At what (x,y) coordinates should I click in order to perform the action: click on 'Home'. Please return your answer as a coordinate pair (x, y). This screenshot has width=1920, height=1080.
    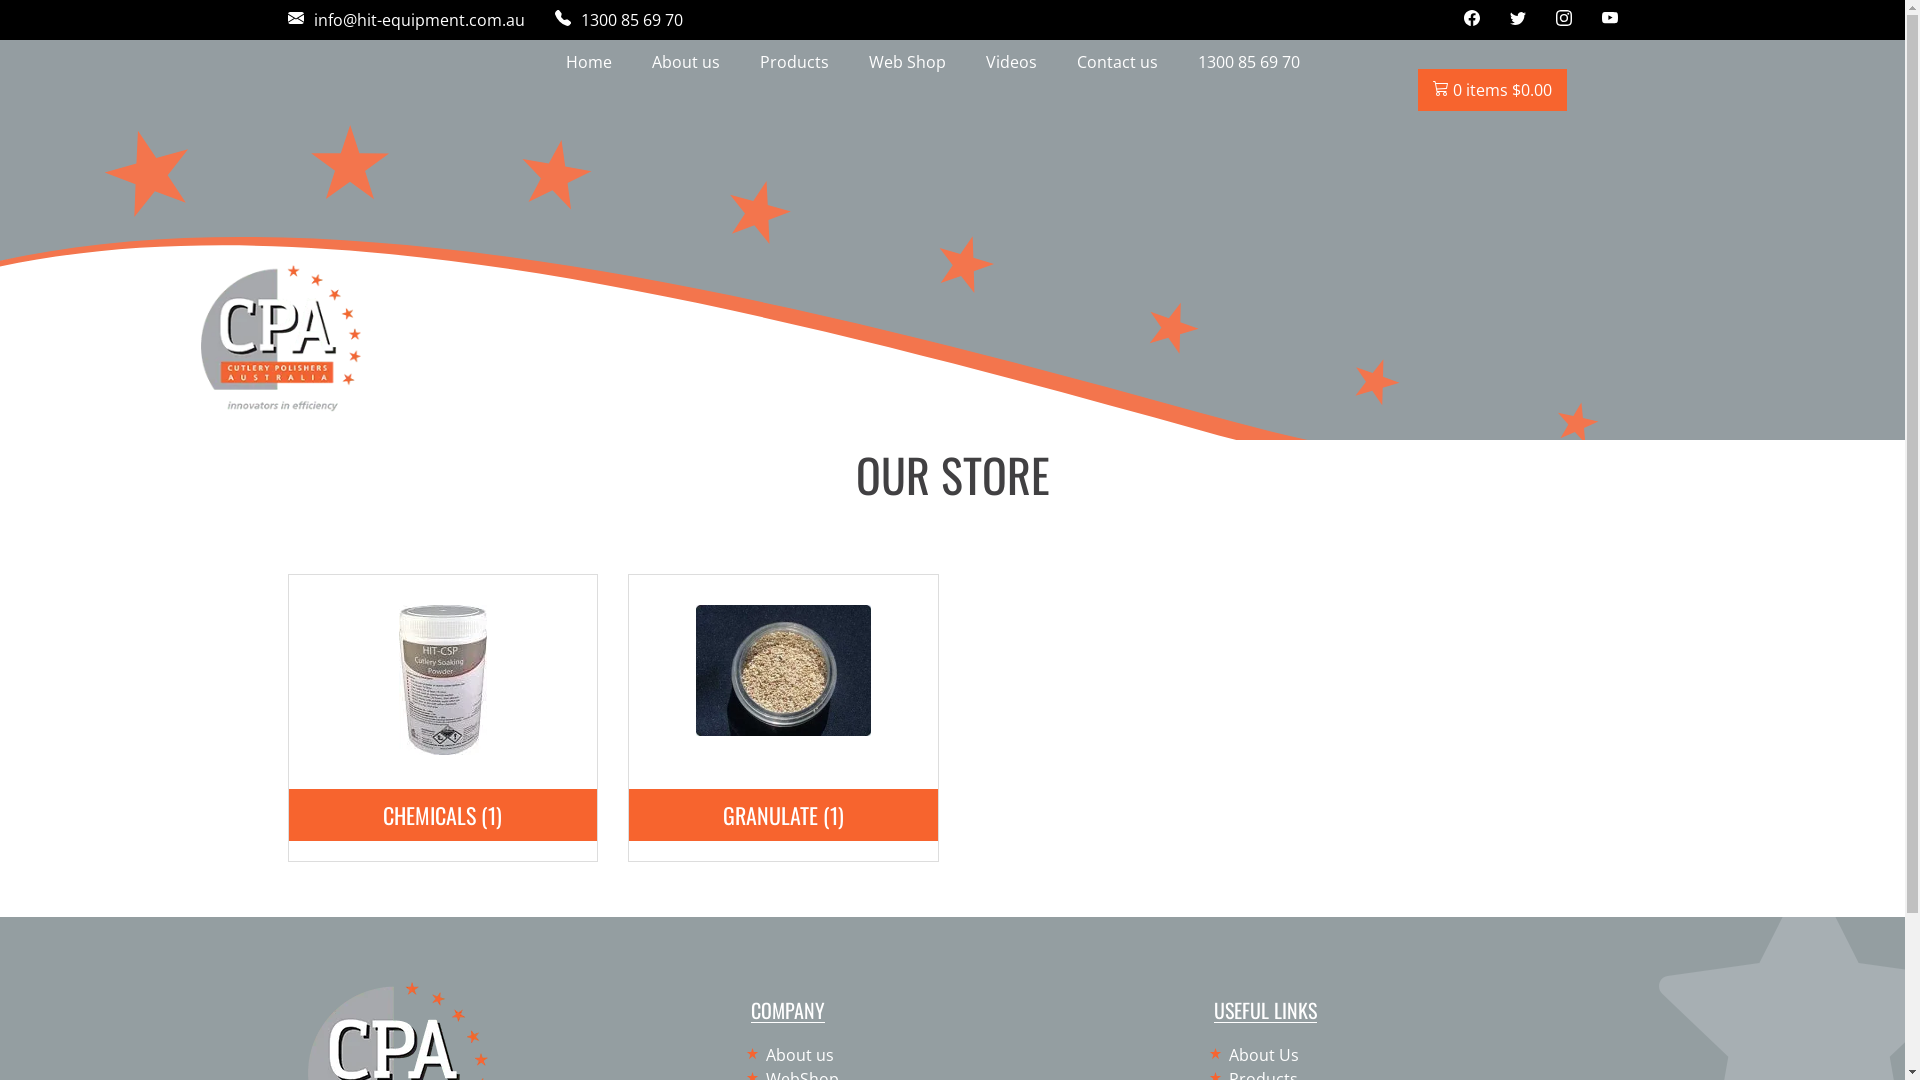
    Looking at the image, I should click on (546, 60).